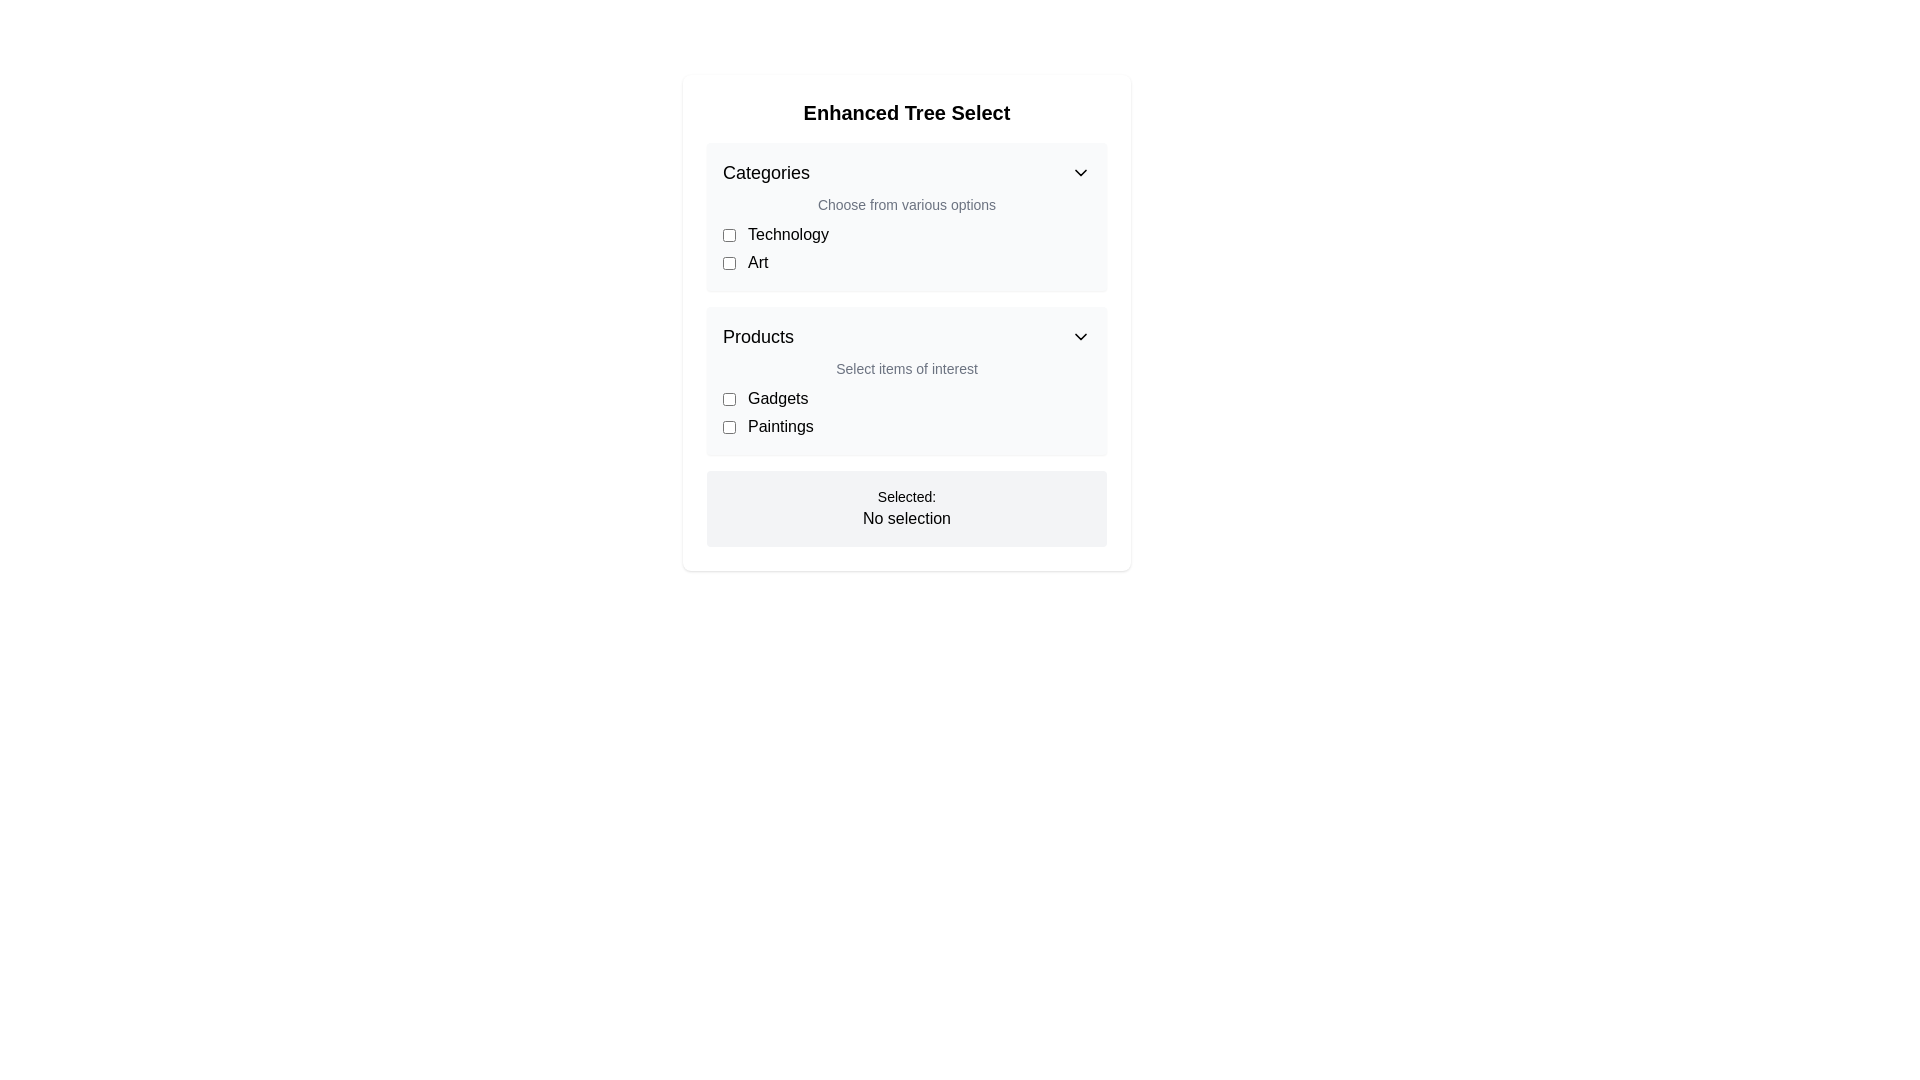  What do you see at coordinates (728, 261) in the screenshot?
I see `the small square checkbox located to the left of the text 'Art'` at bounding box center [728, 261].